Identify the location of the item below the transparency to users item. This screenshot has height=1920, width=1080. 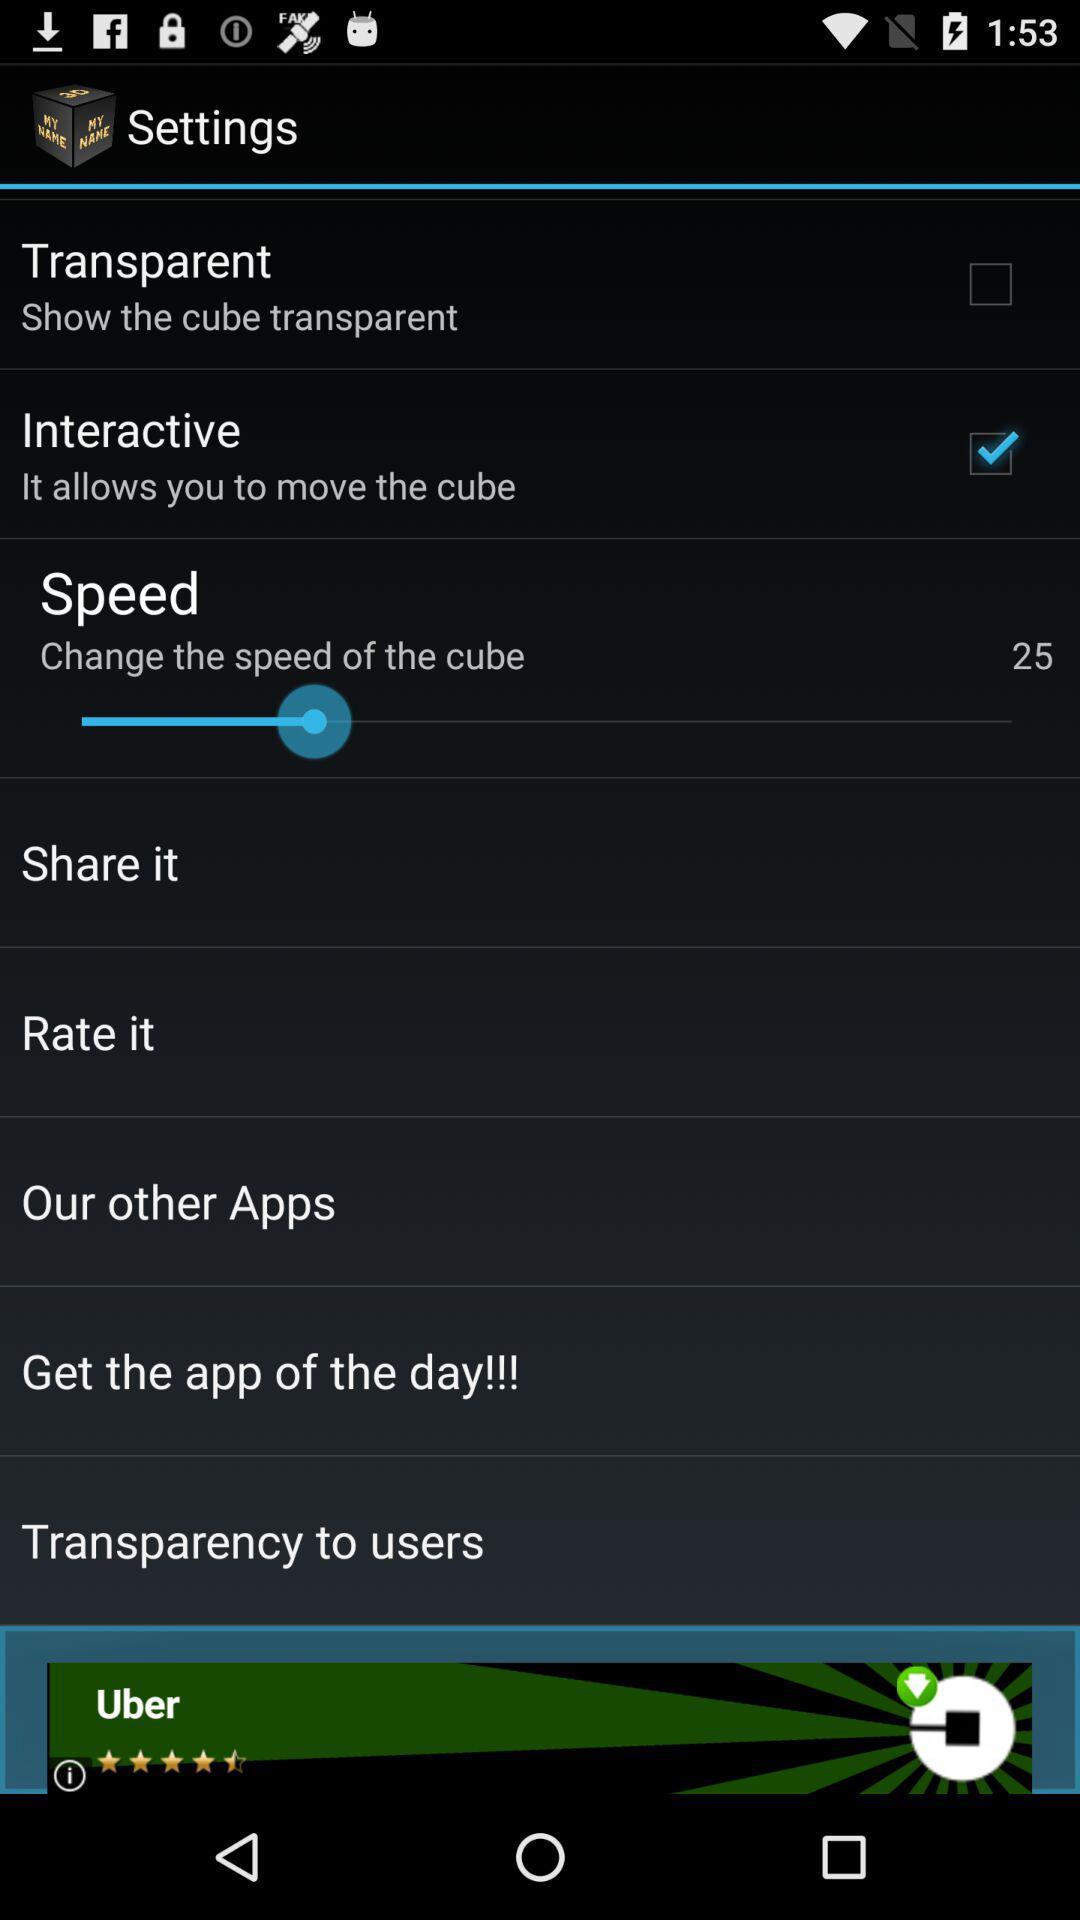
(538, 1727).